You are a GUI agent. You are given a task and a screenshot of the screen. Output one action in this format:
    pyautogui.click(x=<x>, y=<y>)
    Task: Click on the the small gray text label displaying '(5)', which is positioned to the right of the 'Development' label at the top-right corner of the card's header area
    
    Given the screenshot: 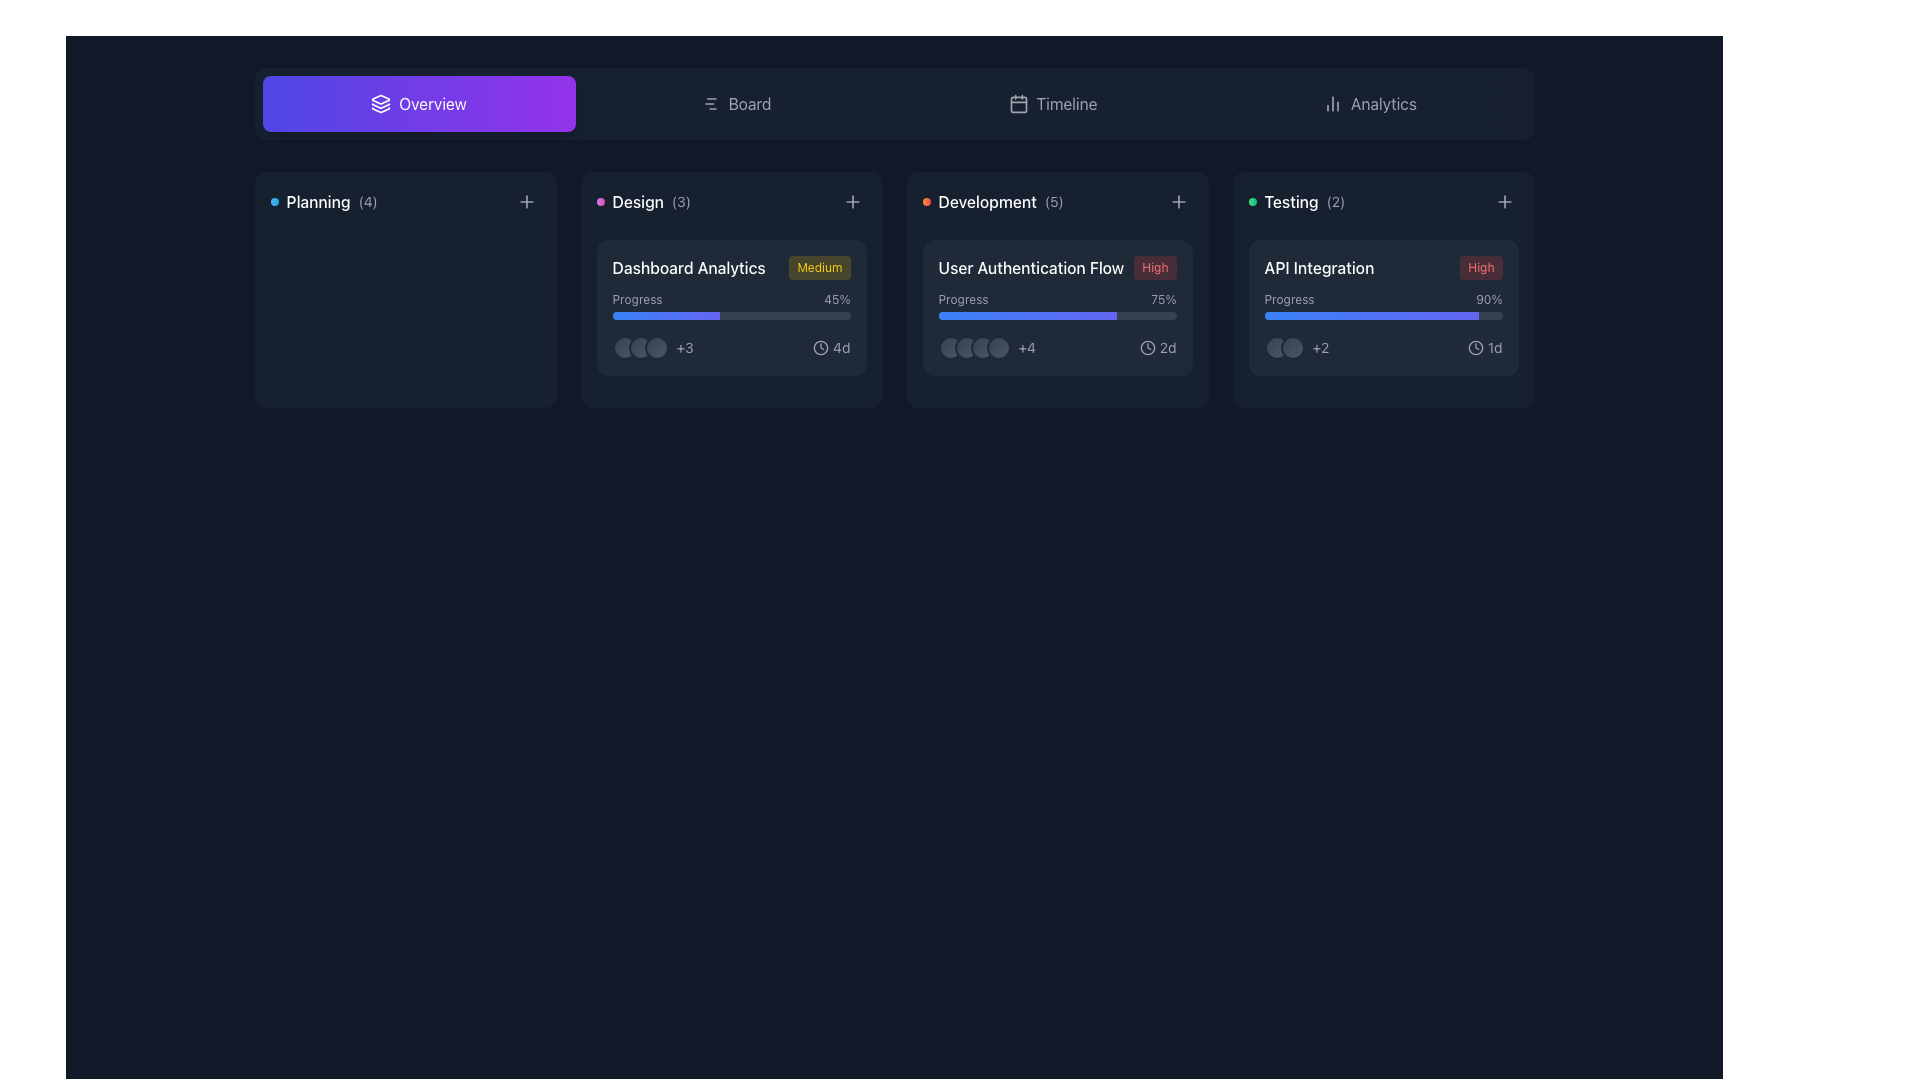 What is the action you would take?
    pyautogui.click(x=1053, y=201)
    